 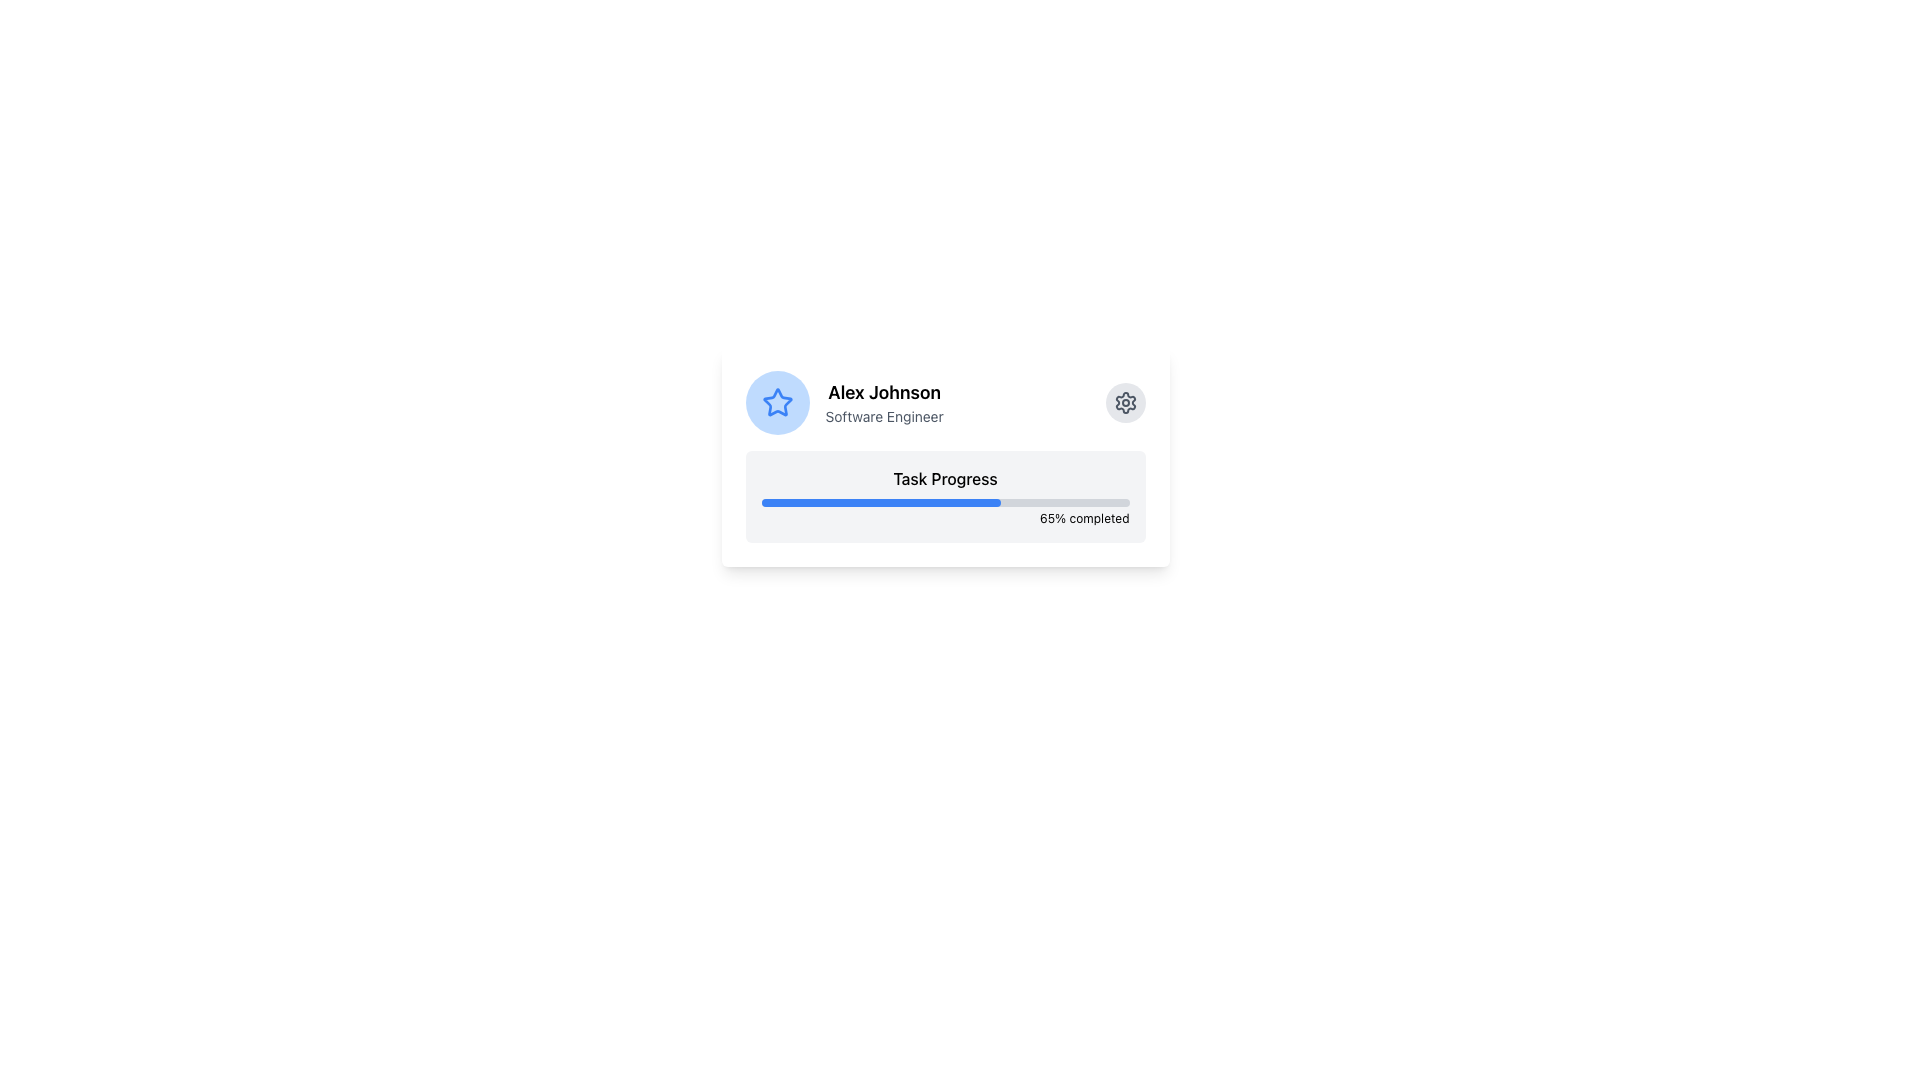 What do you see at coordinates (944, 496) in the screenshot?
I see `the progress bar labeled 'Task Progress' indicating 65% completion, located below the 'Alex Johnson Software Engineer' section` at bounding box center [944, 496].